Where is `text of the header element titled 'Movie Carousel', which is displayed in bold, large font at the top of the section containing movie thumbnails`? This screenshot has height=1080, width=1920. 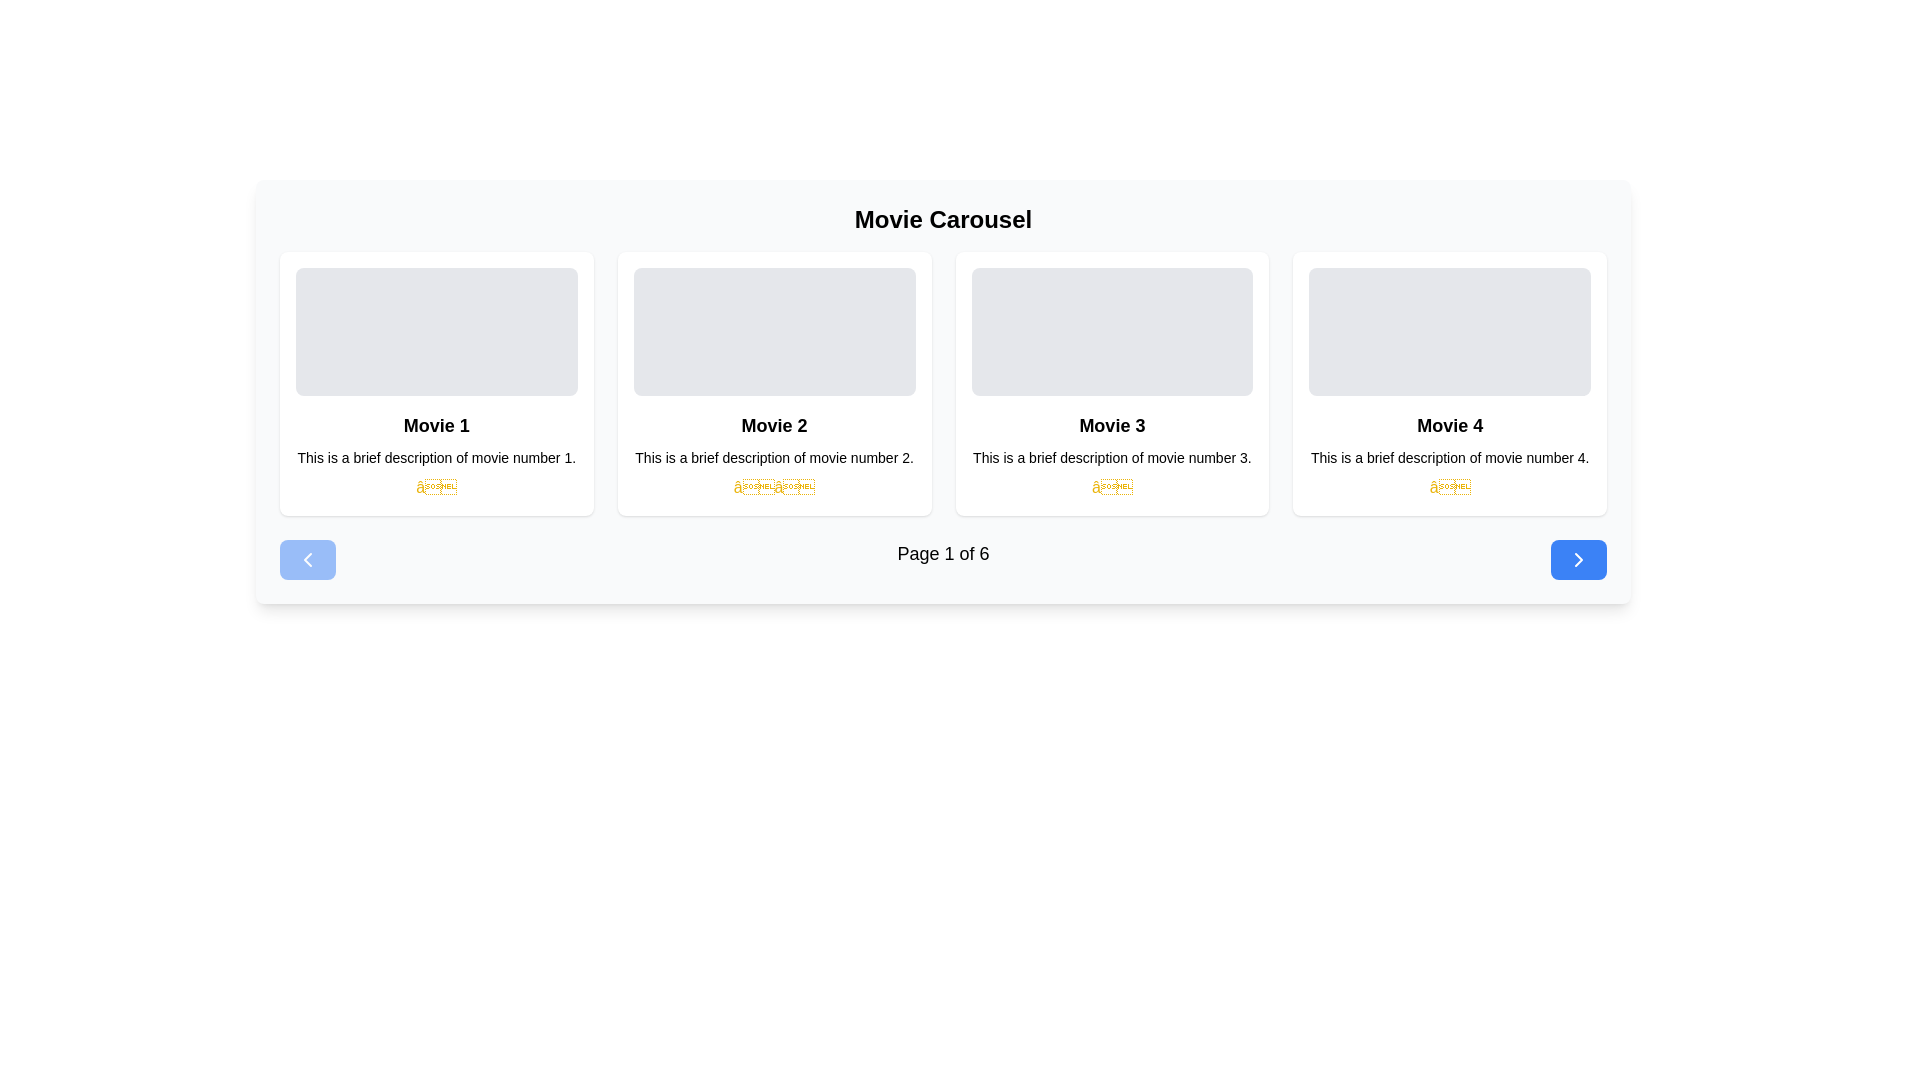
text of the header element titled 'Movie Carousel', which is displayed in bold, large font at the top of the section containing movie thumbnails is located at coordinates (942, 219).